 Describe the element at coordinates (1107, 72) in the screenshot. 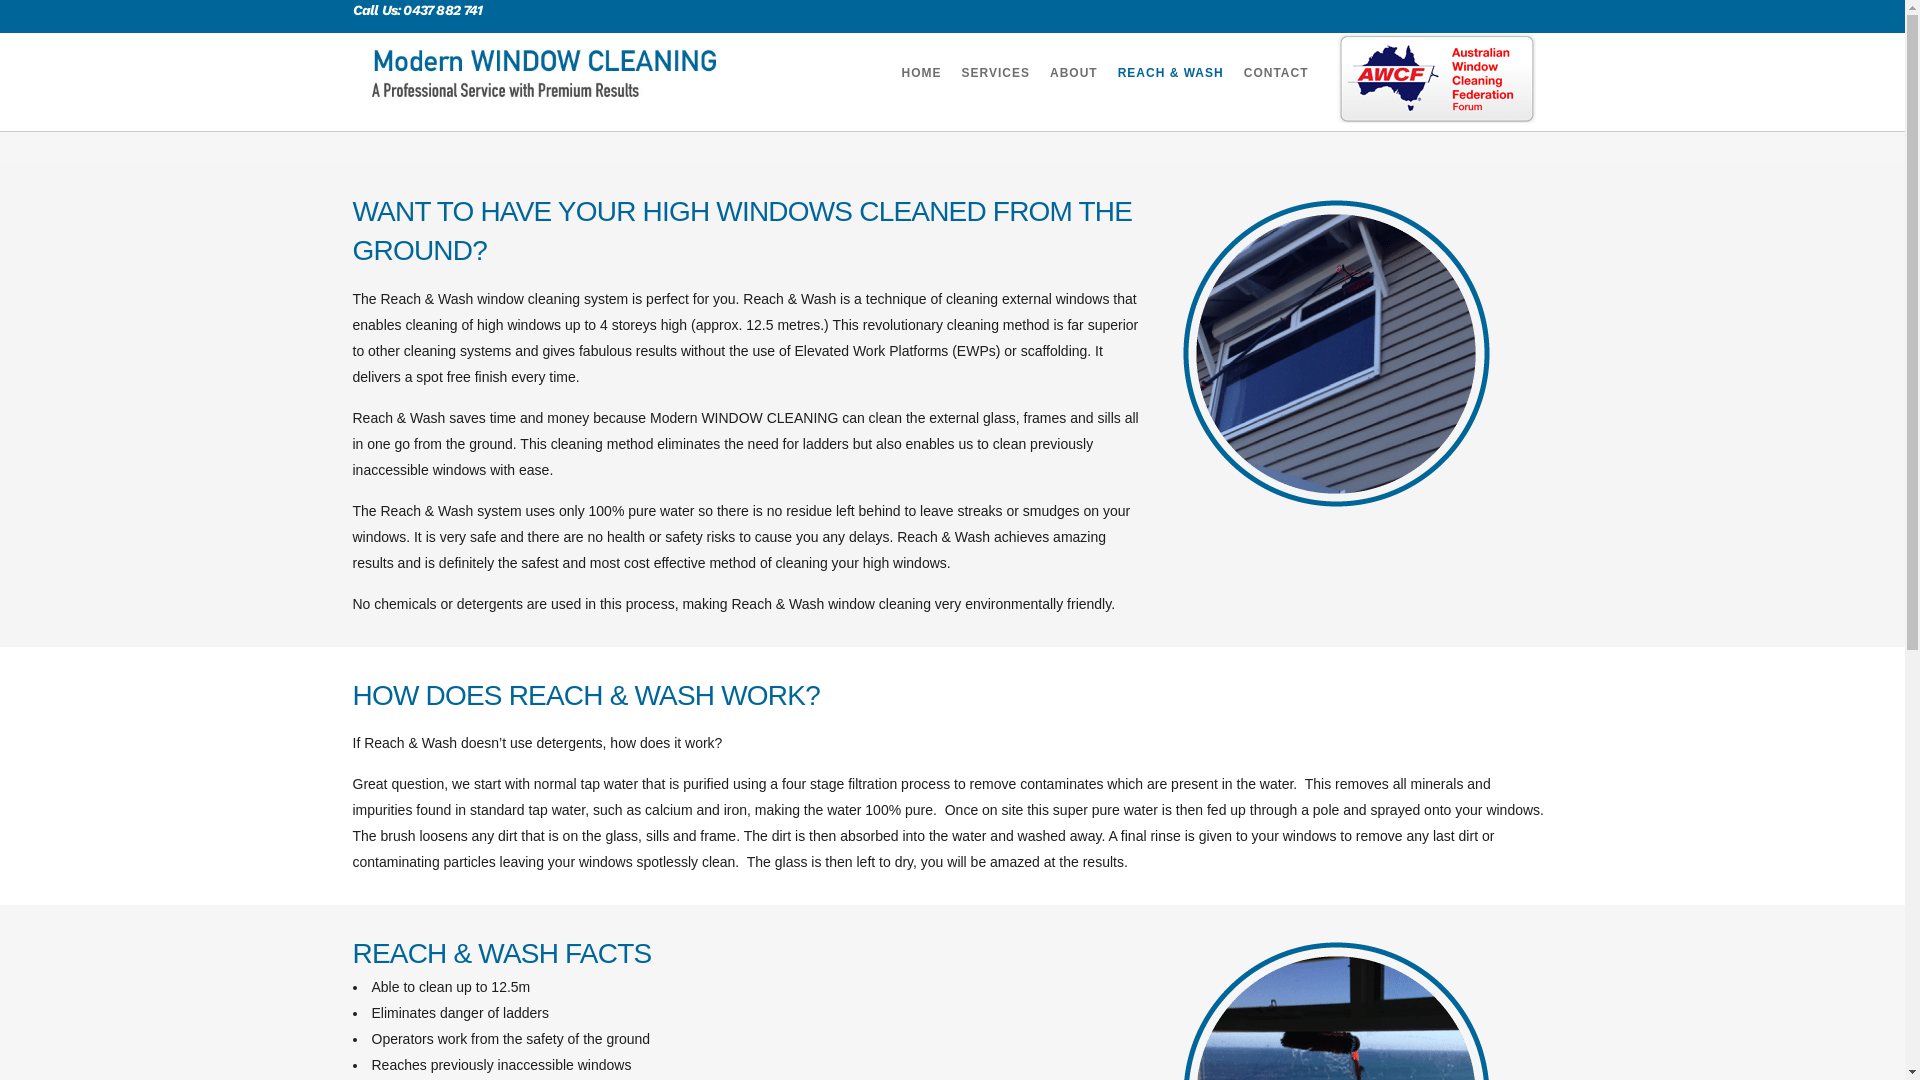

I see `'REACH & WASH'` at that location.